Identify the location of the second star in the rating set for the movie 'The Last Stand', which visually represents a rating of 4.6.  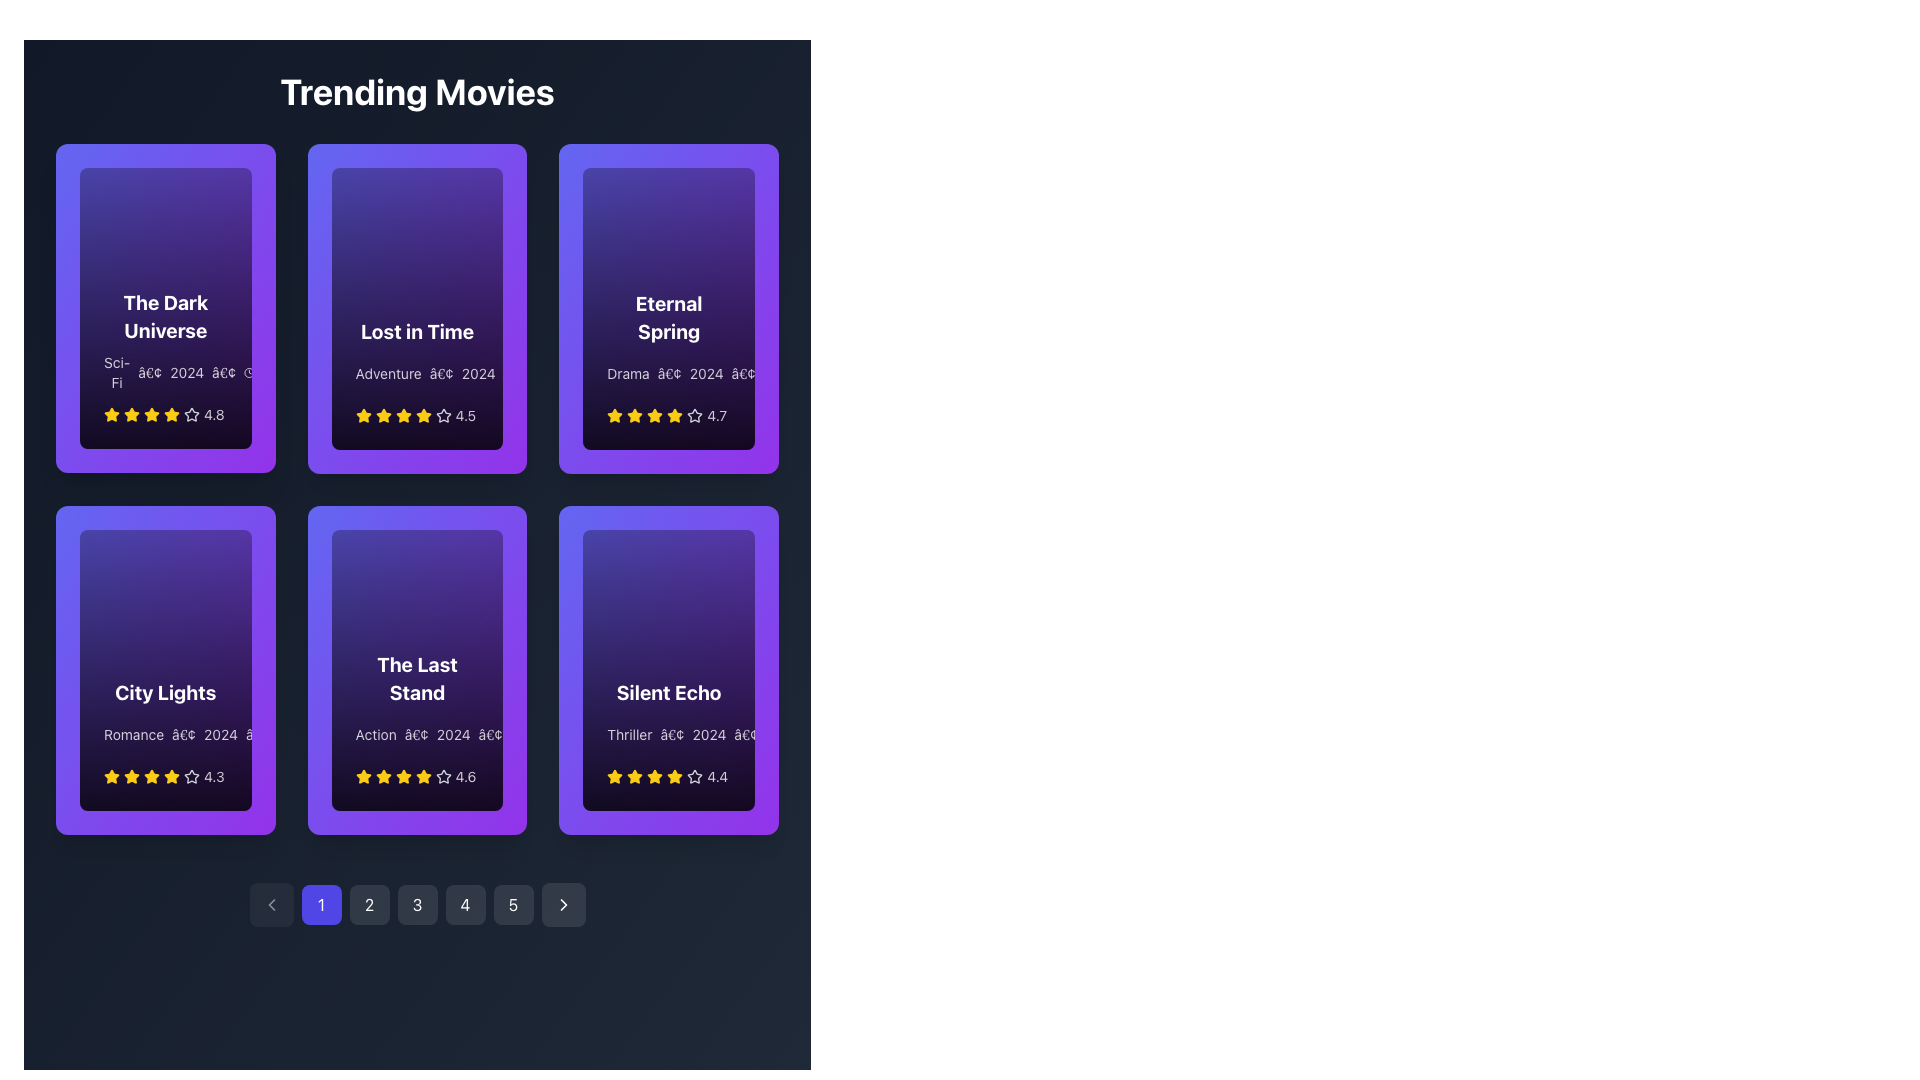
(383, 775).